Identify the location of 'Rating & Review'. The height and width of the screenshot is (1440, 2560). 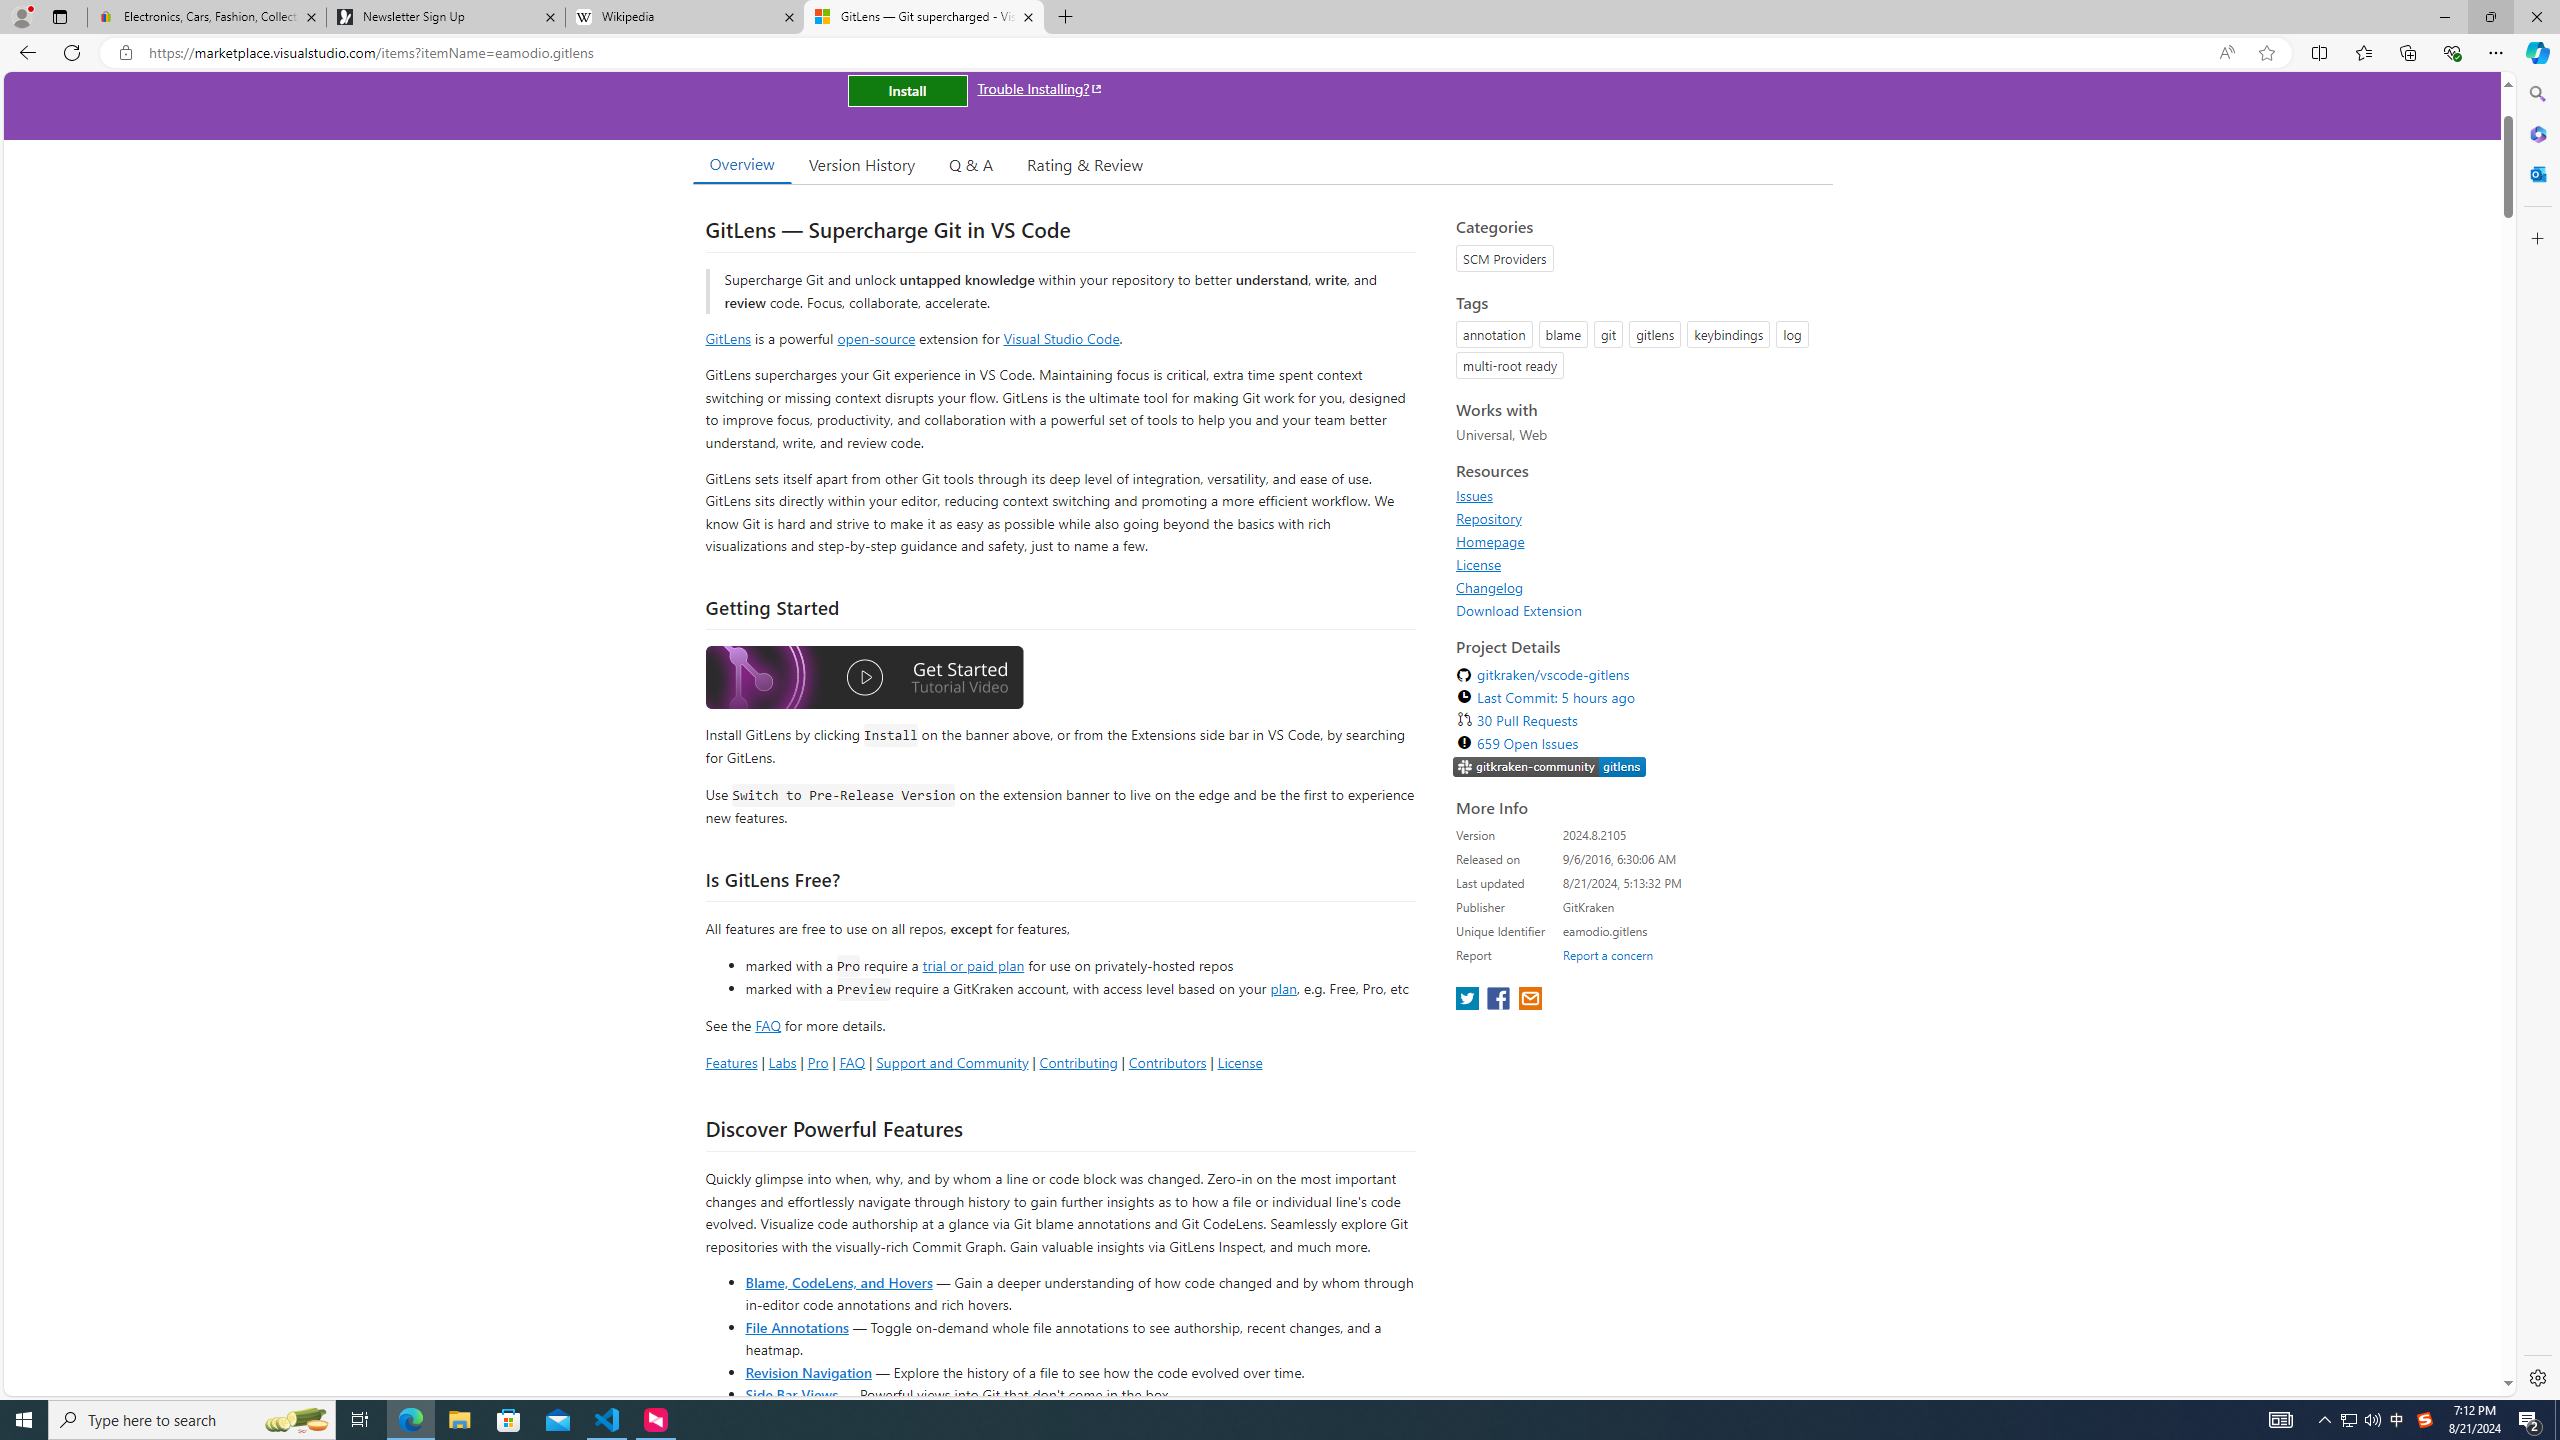
(1085, 164).